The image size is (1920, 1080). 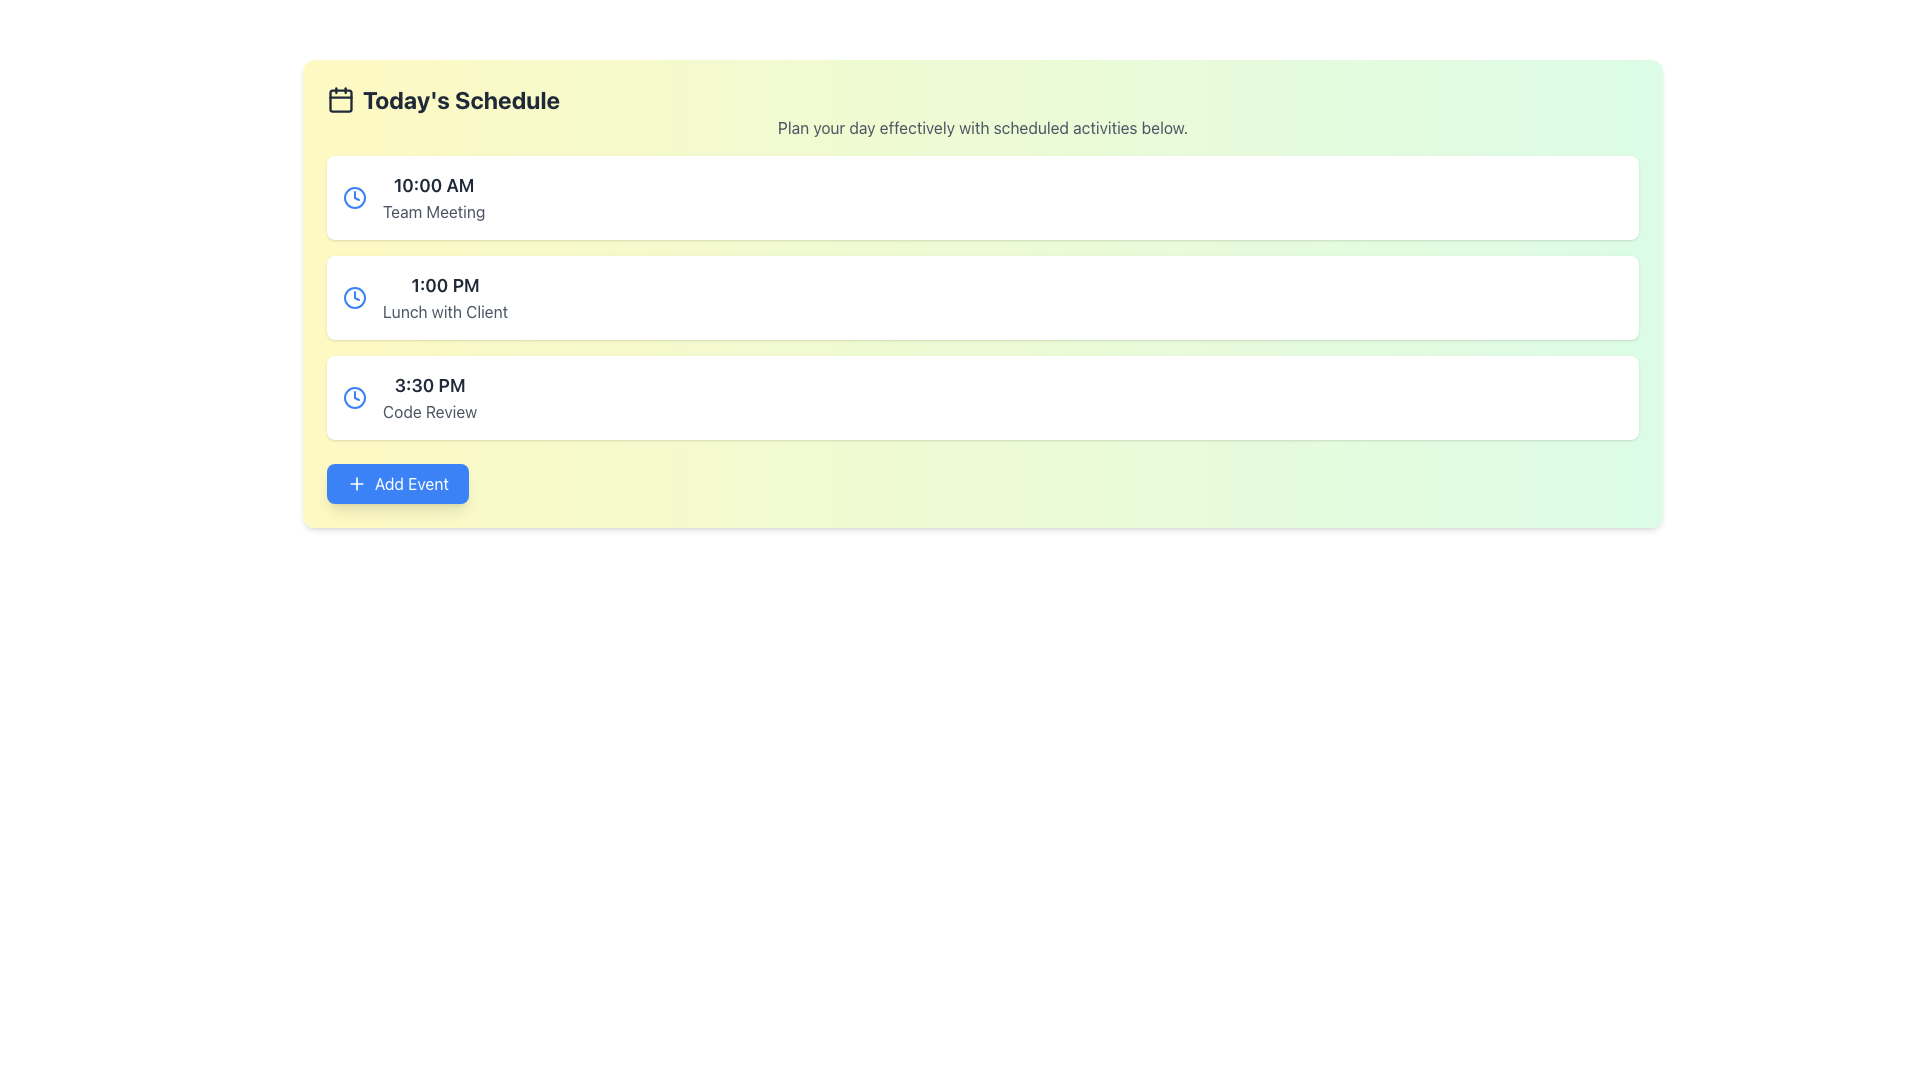 I want to click on the circular element within the clock icon, which is part of a scheduled event list item, so click(x=355, y=297).